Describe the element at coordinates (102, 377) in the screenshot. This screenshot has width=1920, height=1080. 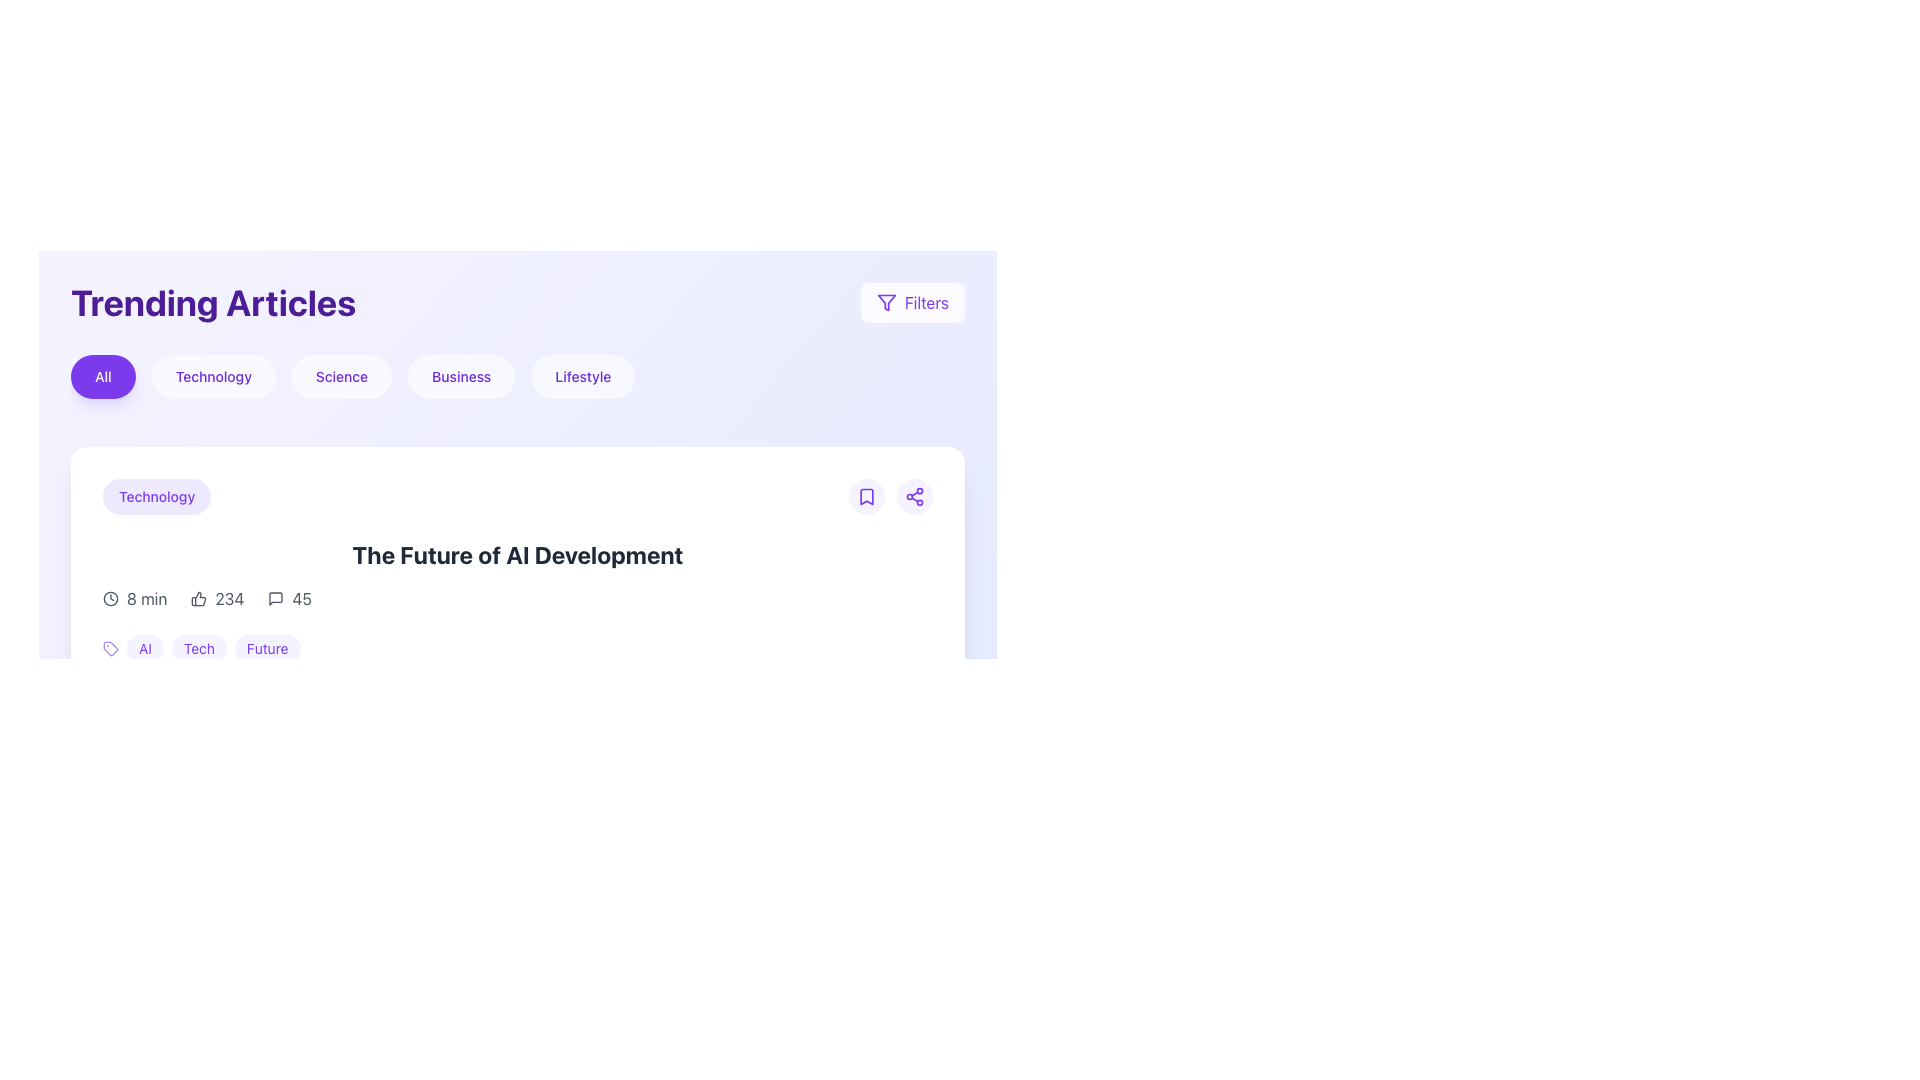
I see `the 'All' category button located in the horizontal navigation section, which is the first button on the left, to observe any hover effect` at that location.